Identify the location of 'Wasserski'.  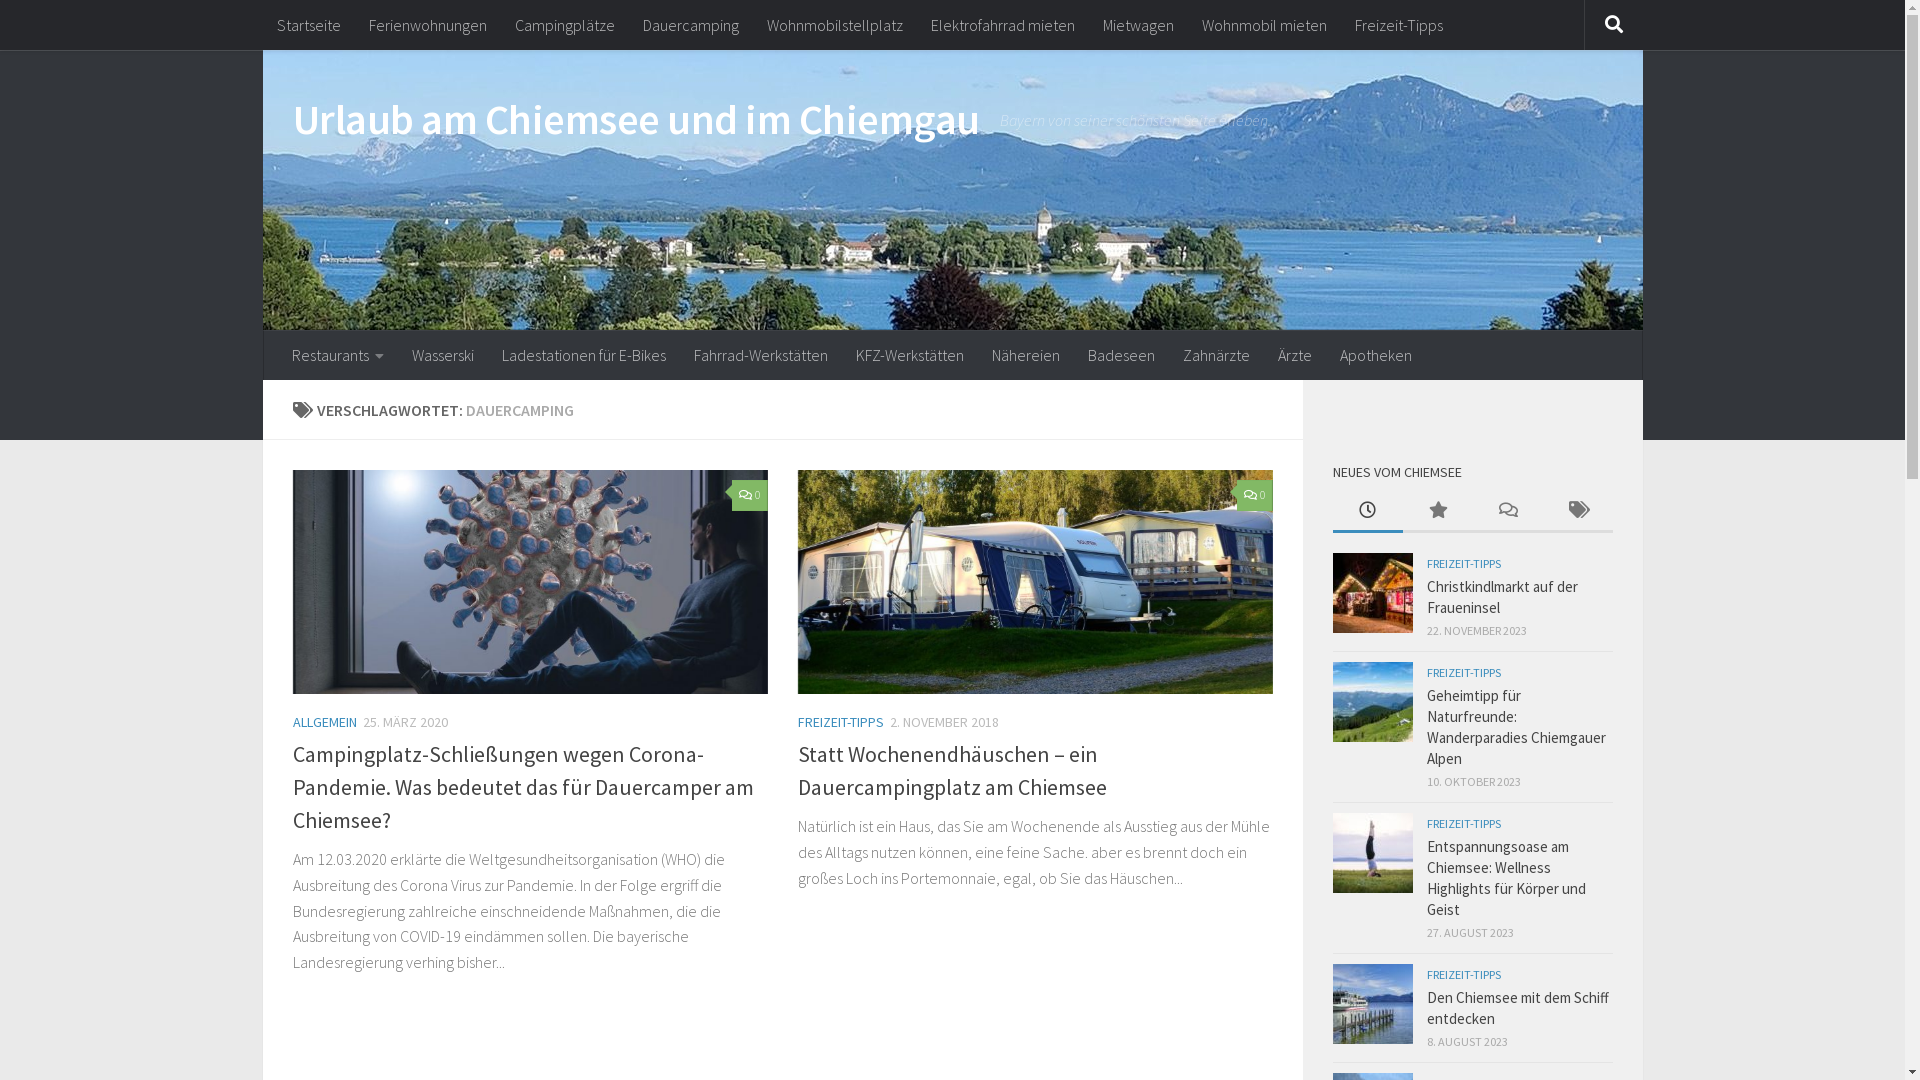
(441, 353).